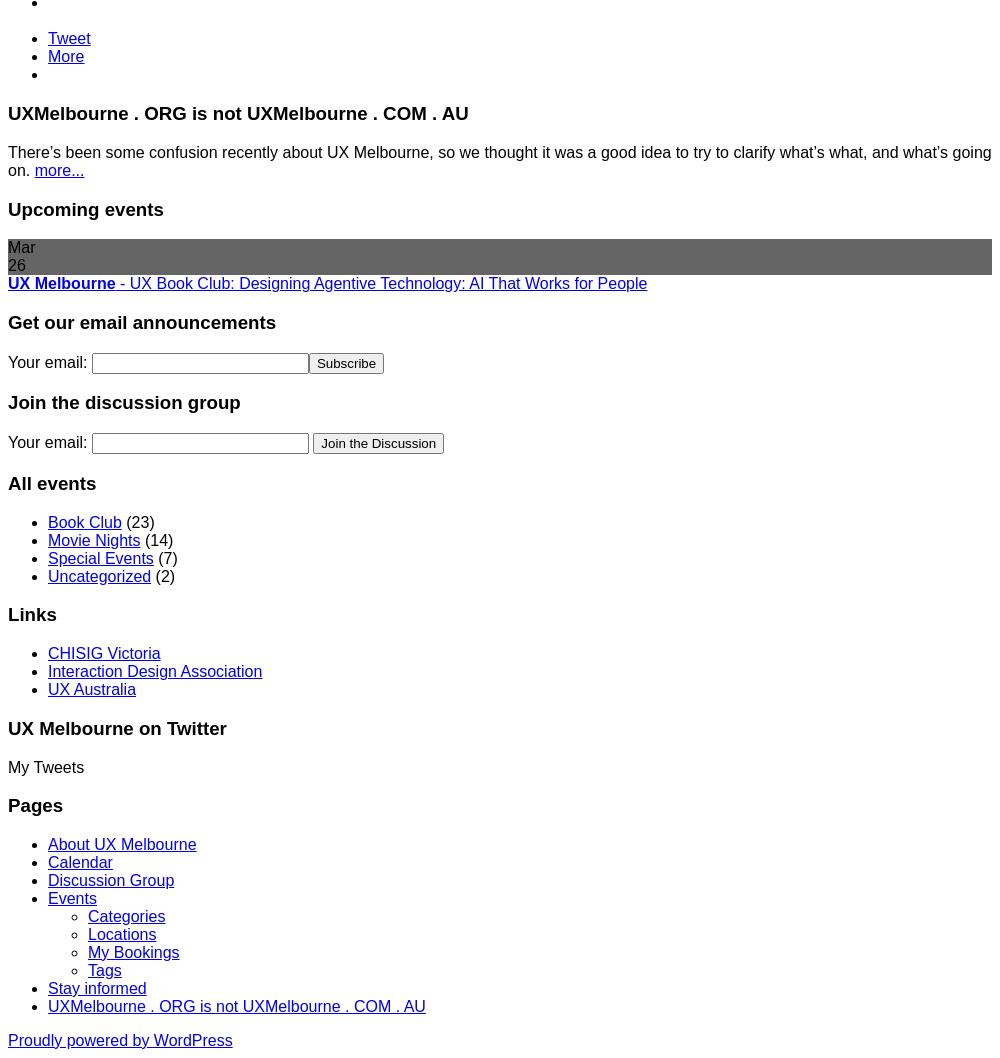 This screenshot has width=1000, height=1058. What do you see at coordinates (381, 282) in the screenshot?
I see `'- UX Book Club: Designing Agentive Technology: AI That Works for People'` at bounding box center [381, 282].